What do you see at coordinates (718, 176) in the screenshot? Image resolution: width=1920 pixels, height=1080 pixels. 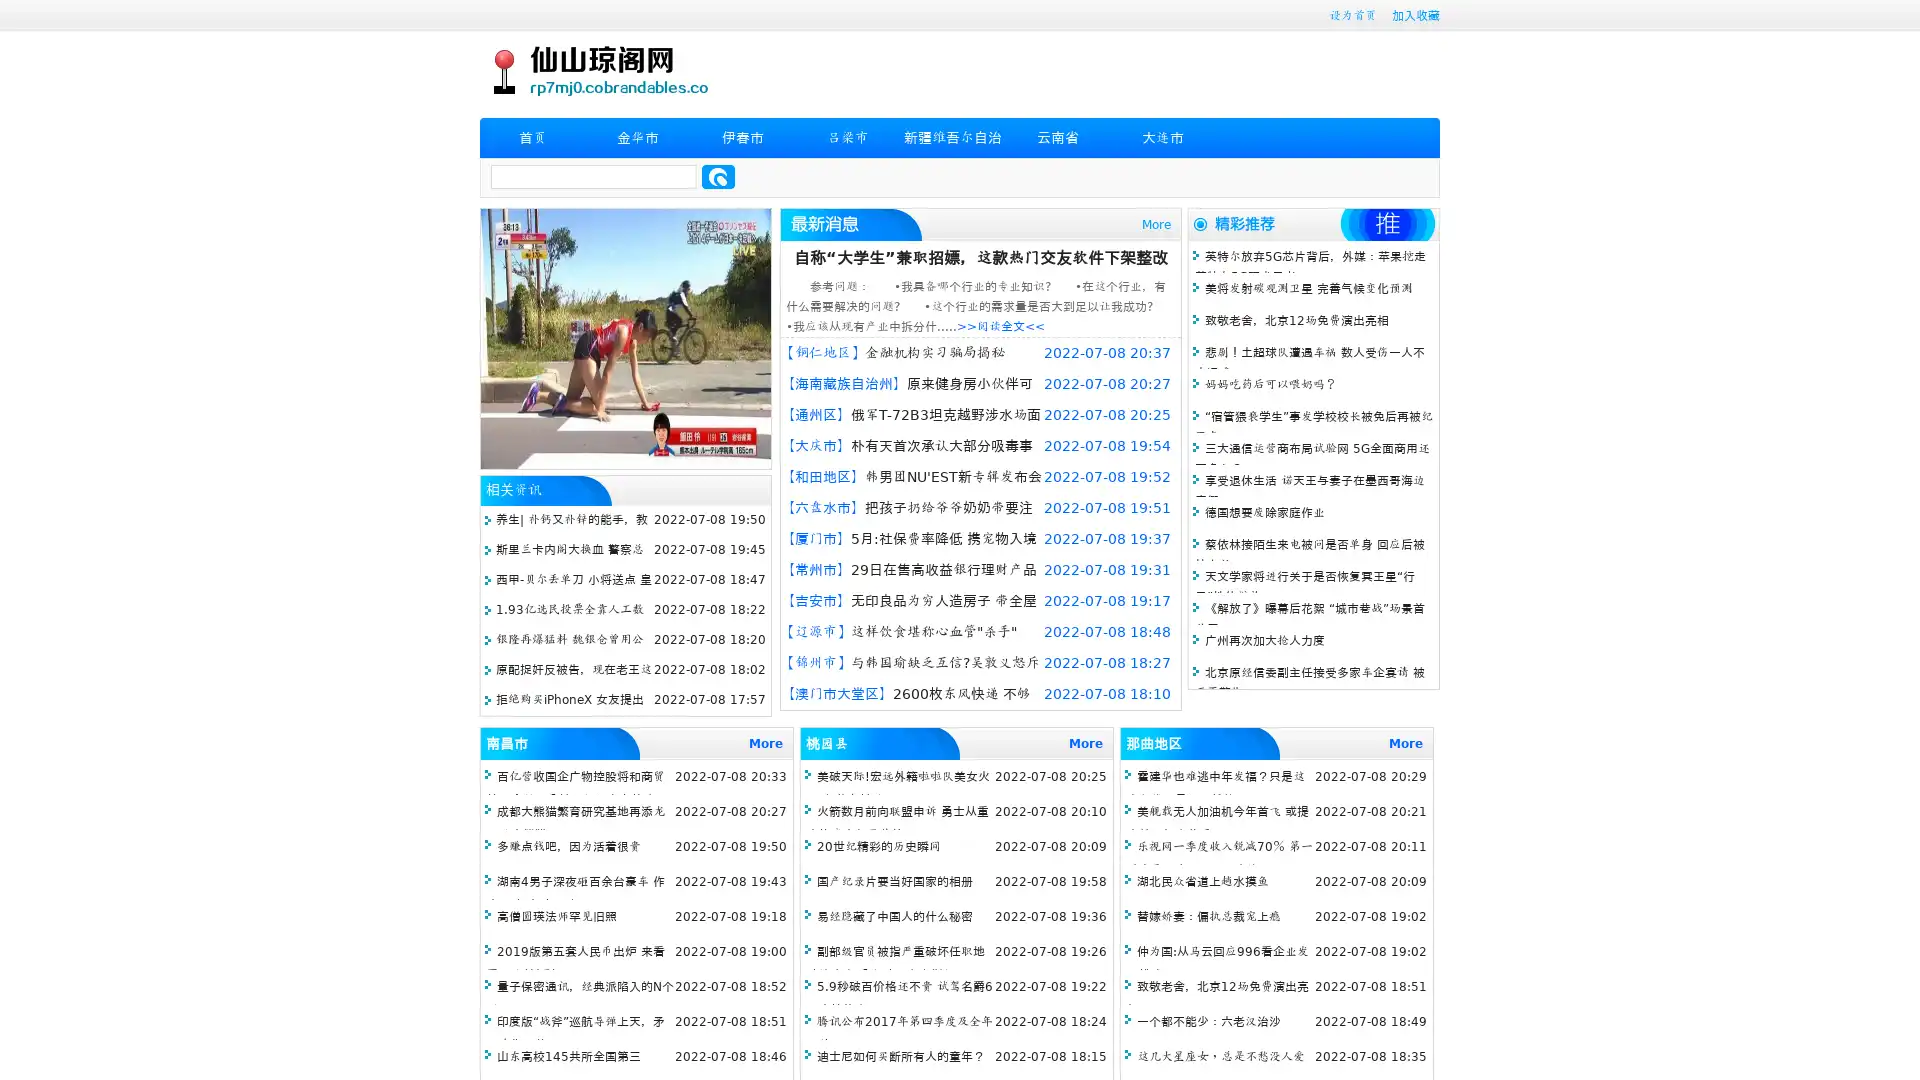 I see `Search` at bounding box center [718, 176].